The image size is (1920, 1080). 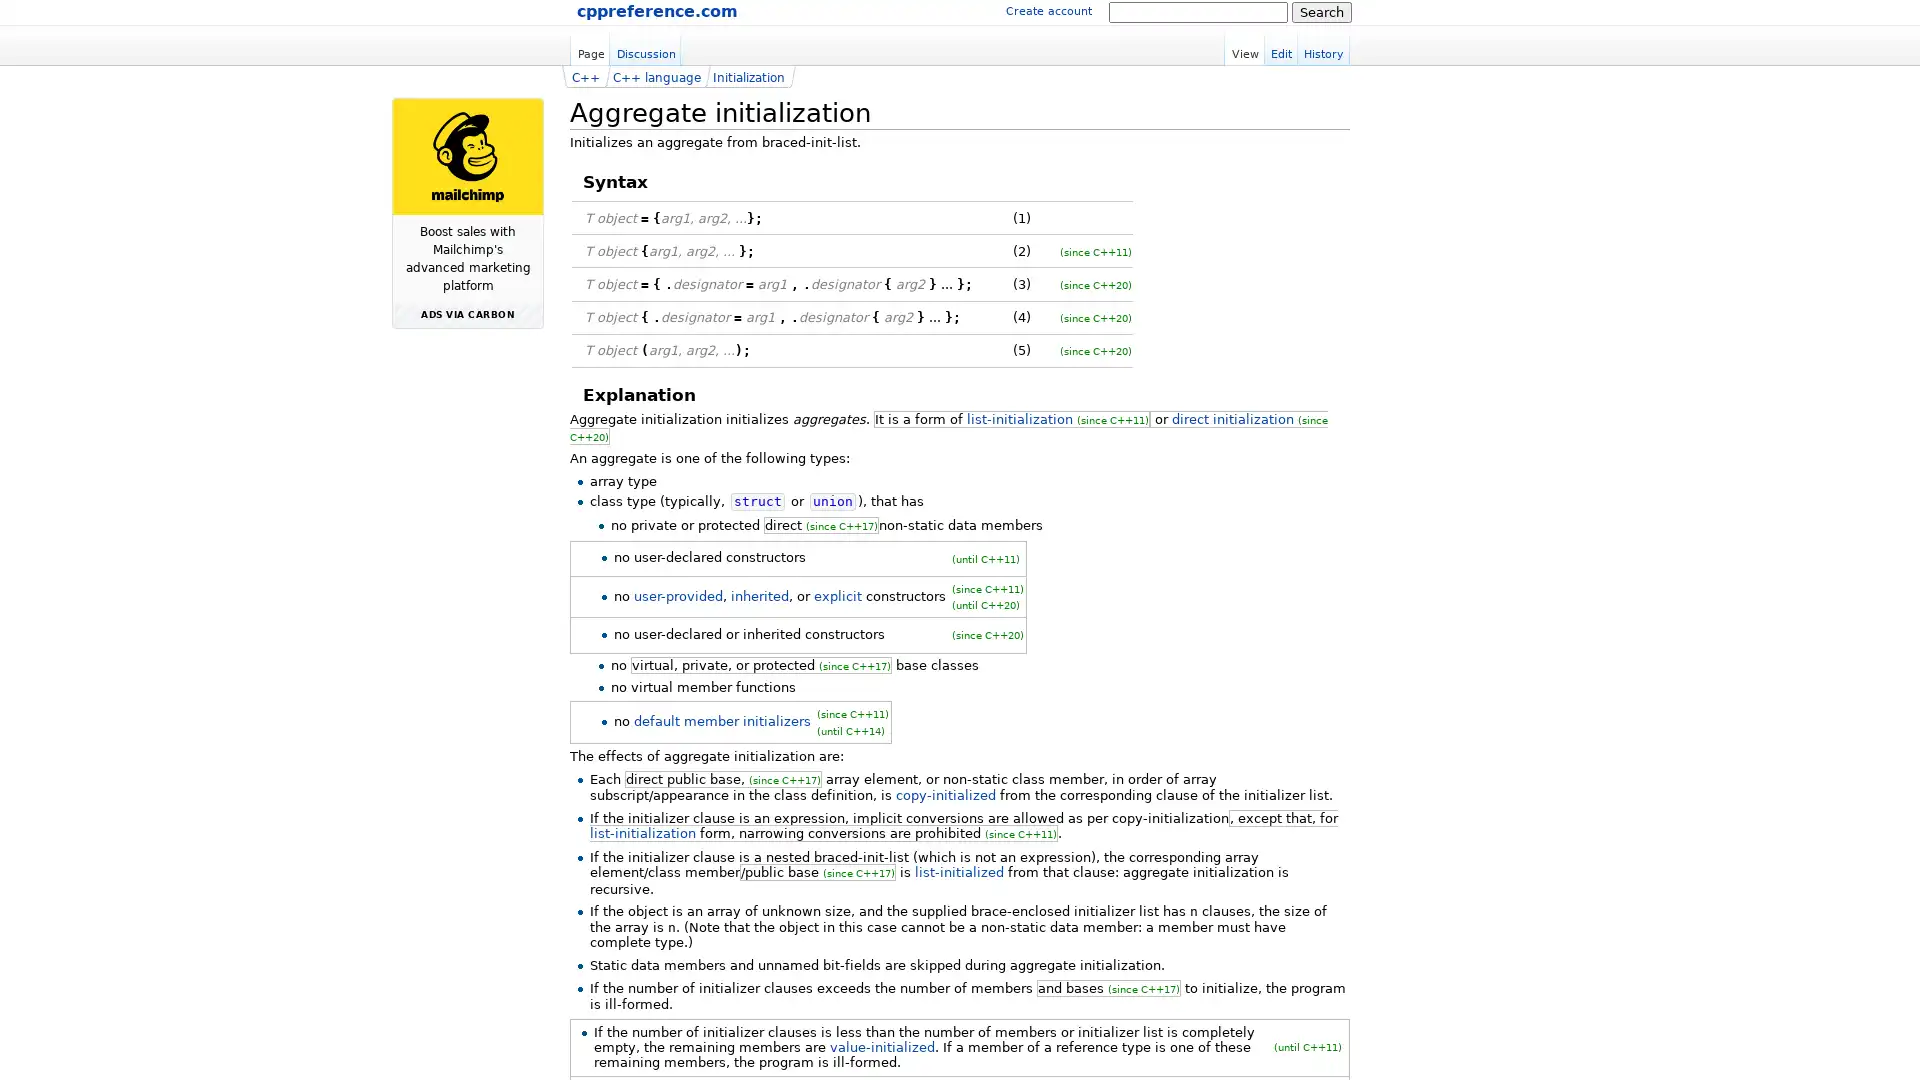 What do you see at coordinates (1320, 11) in the screenshot?
I see `Search` at bounding box center [1320, 11].